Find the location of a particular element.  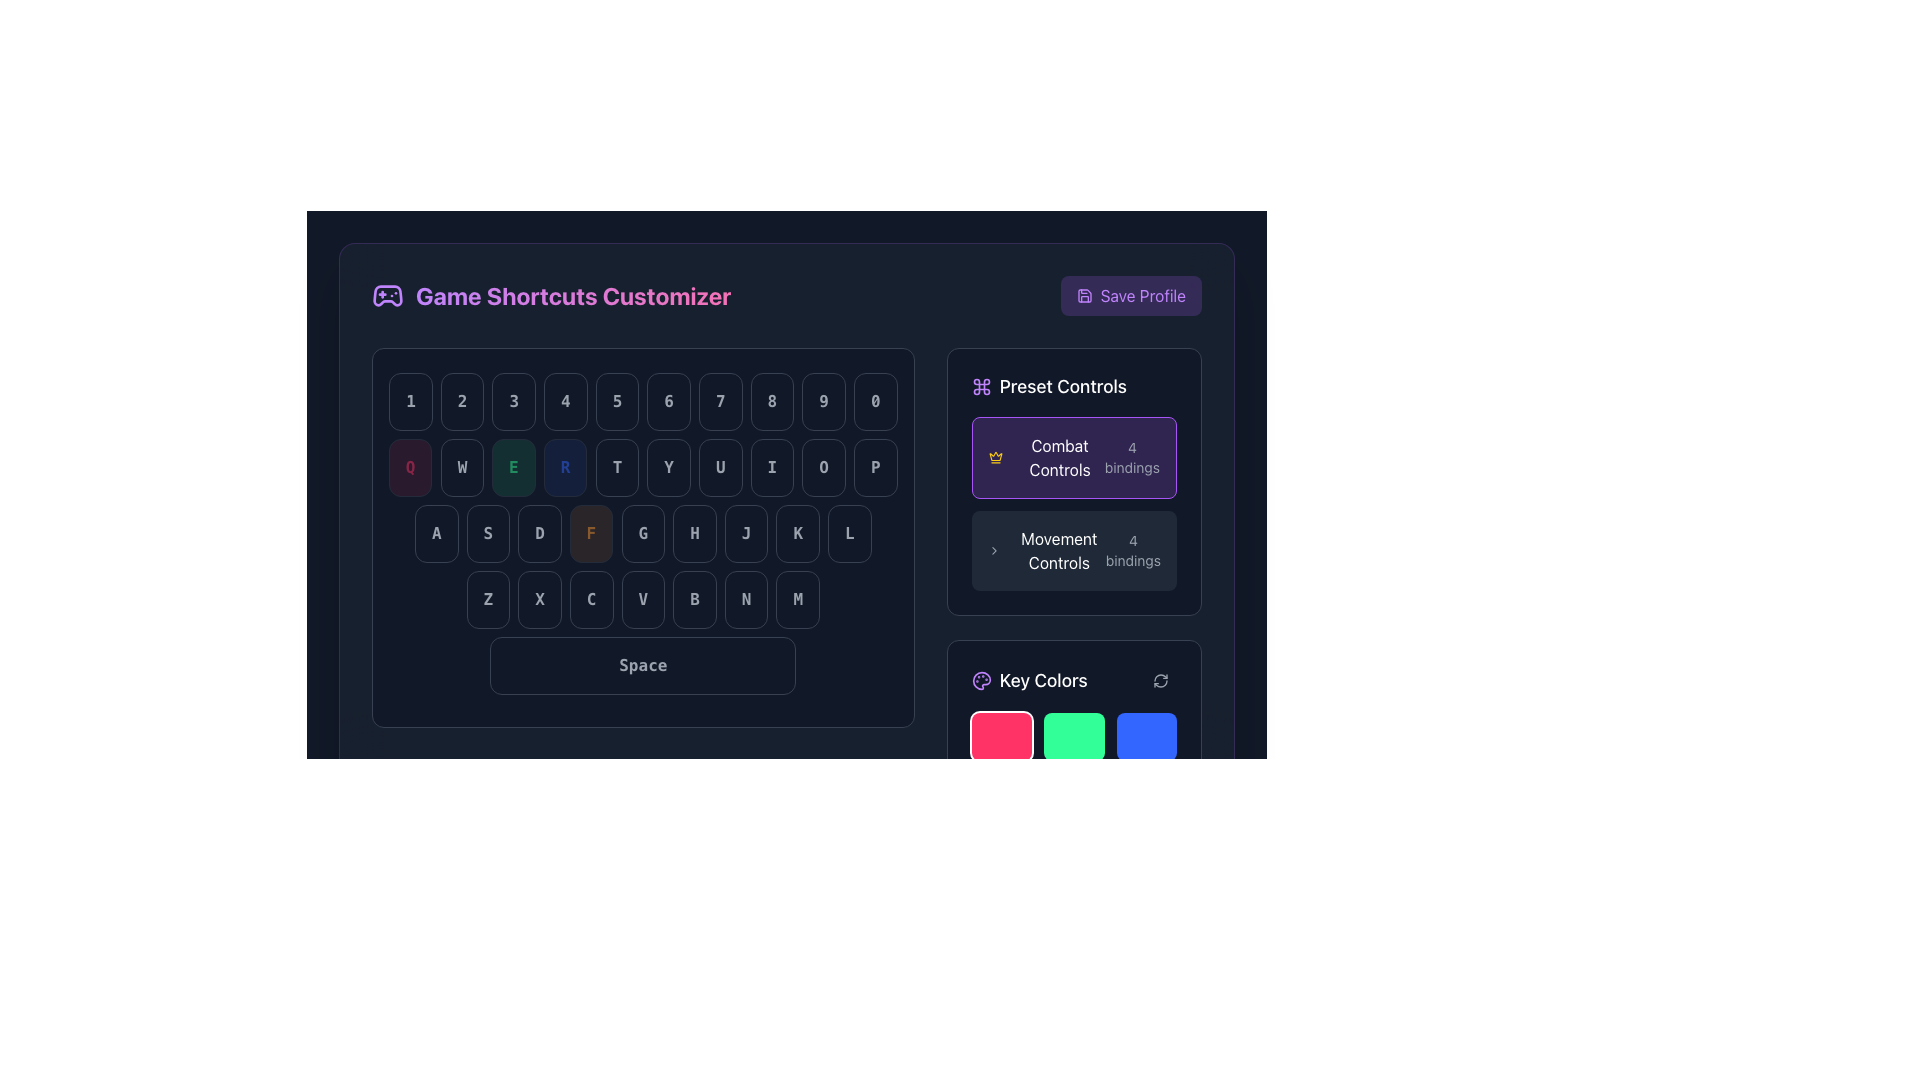

the sixth rounded rectangular button labeled 'Y' with light gray text on a dark background is located at coordinates (669, 467).